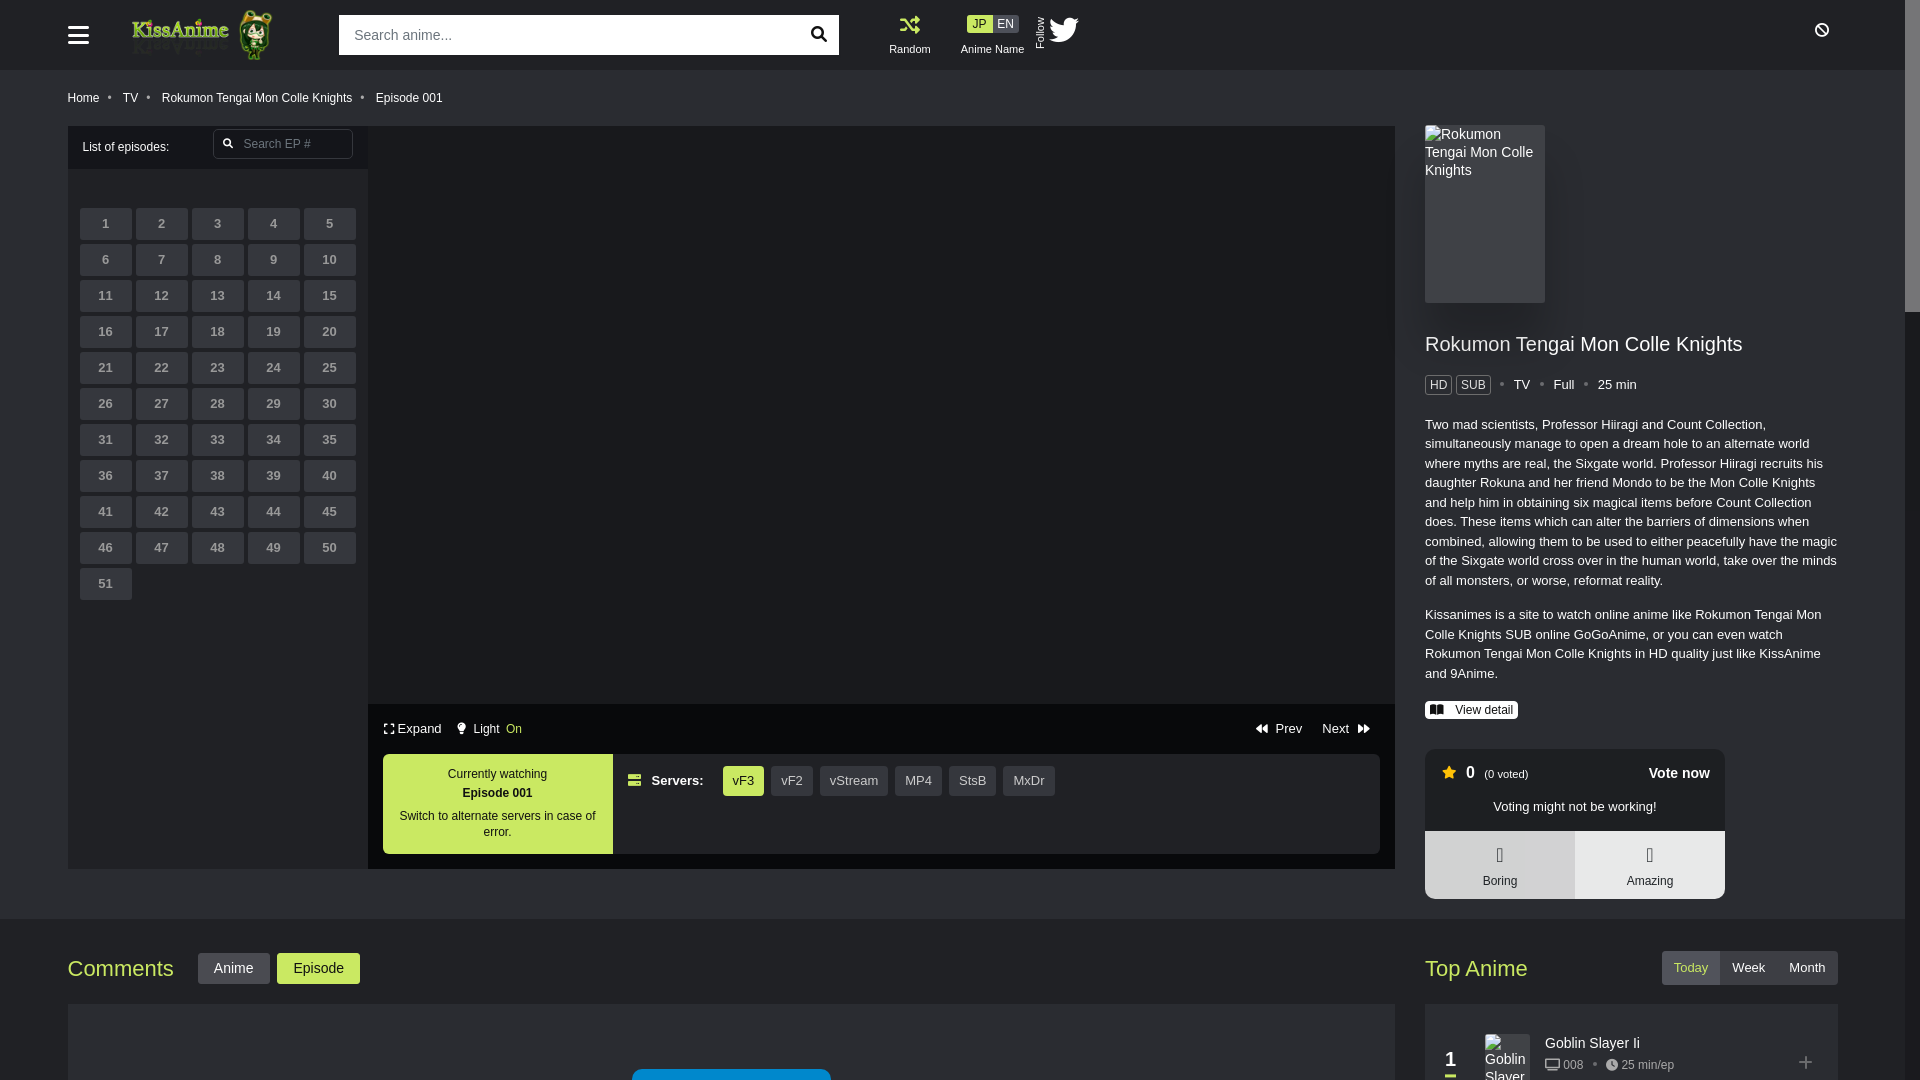 The height and width of the screenshot is (1080, 1920). Describe the element at coordinates (330, 330) in the screenshot. I see `'20'` at that location.